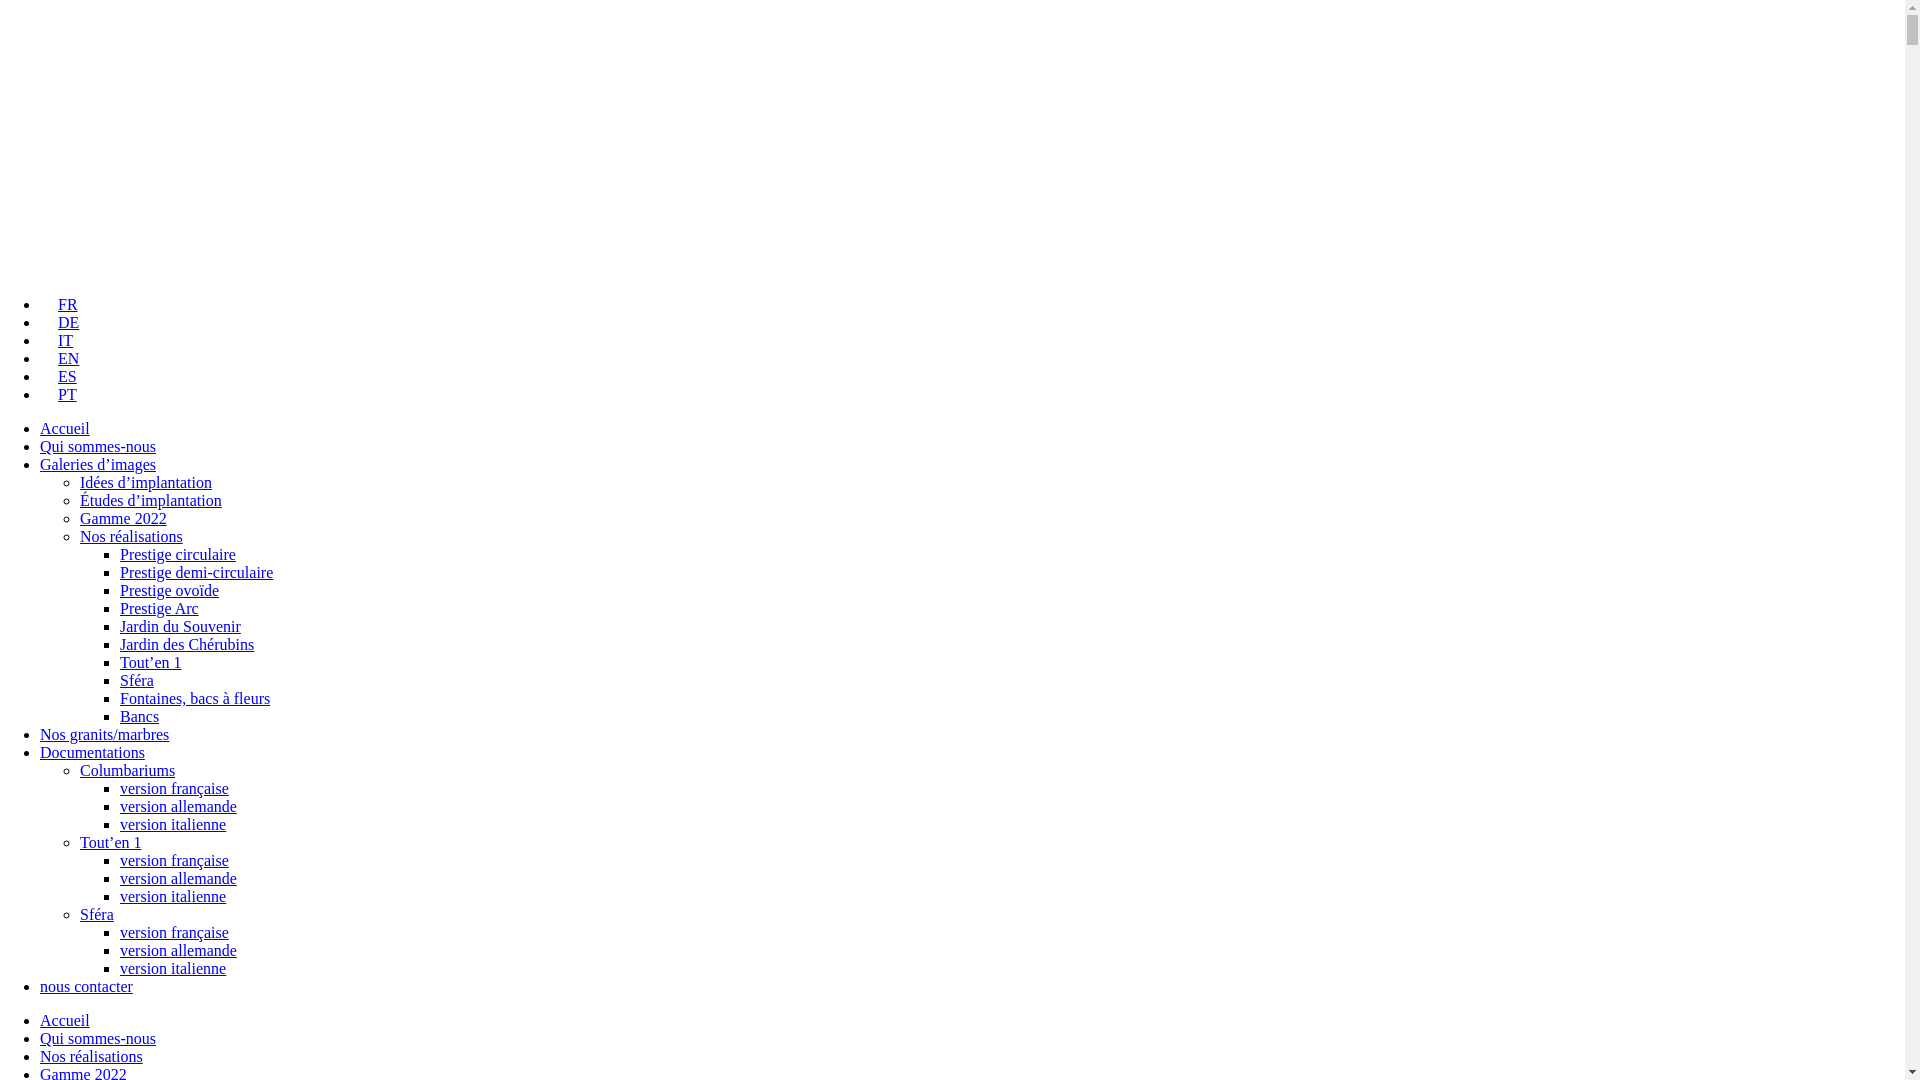 Image resolution: width=1920 pixels, height=1080 pixels. Describe the element at coordinates (138, 715) in the screenshot. I see `'Bancs'` at that location.